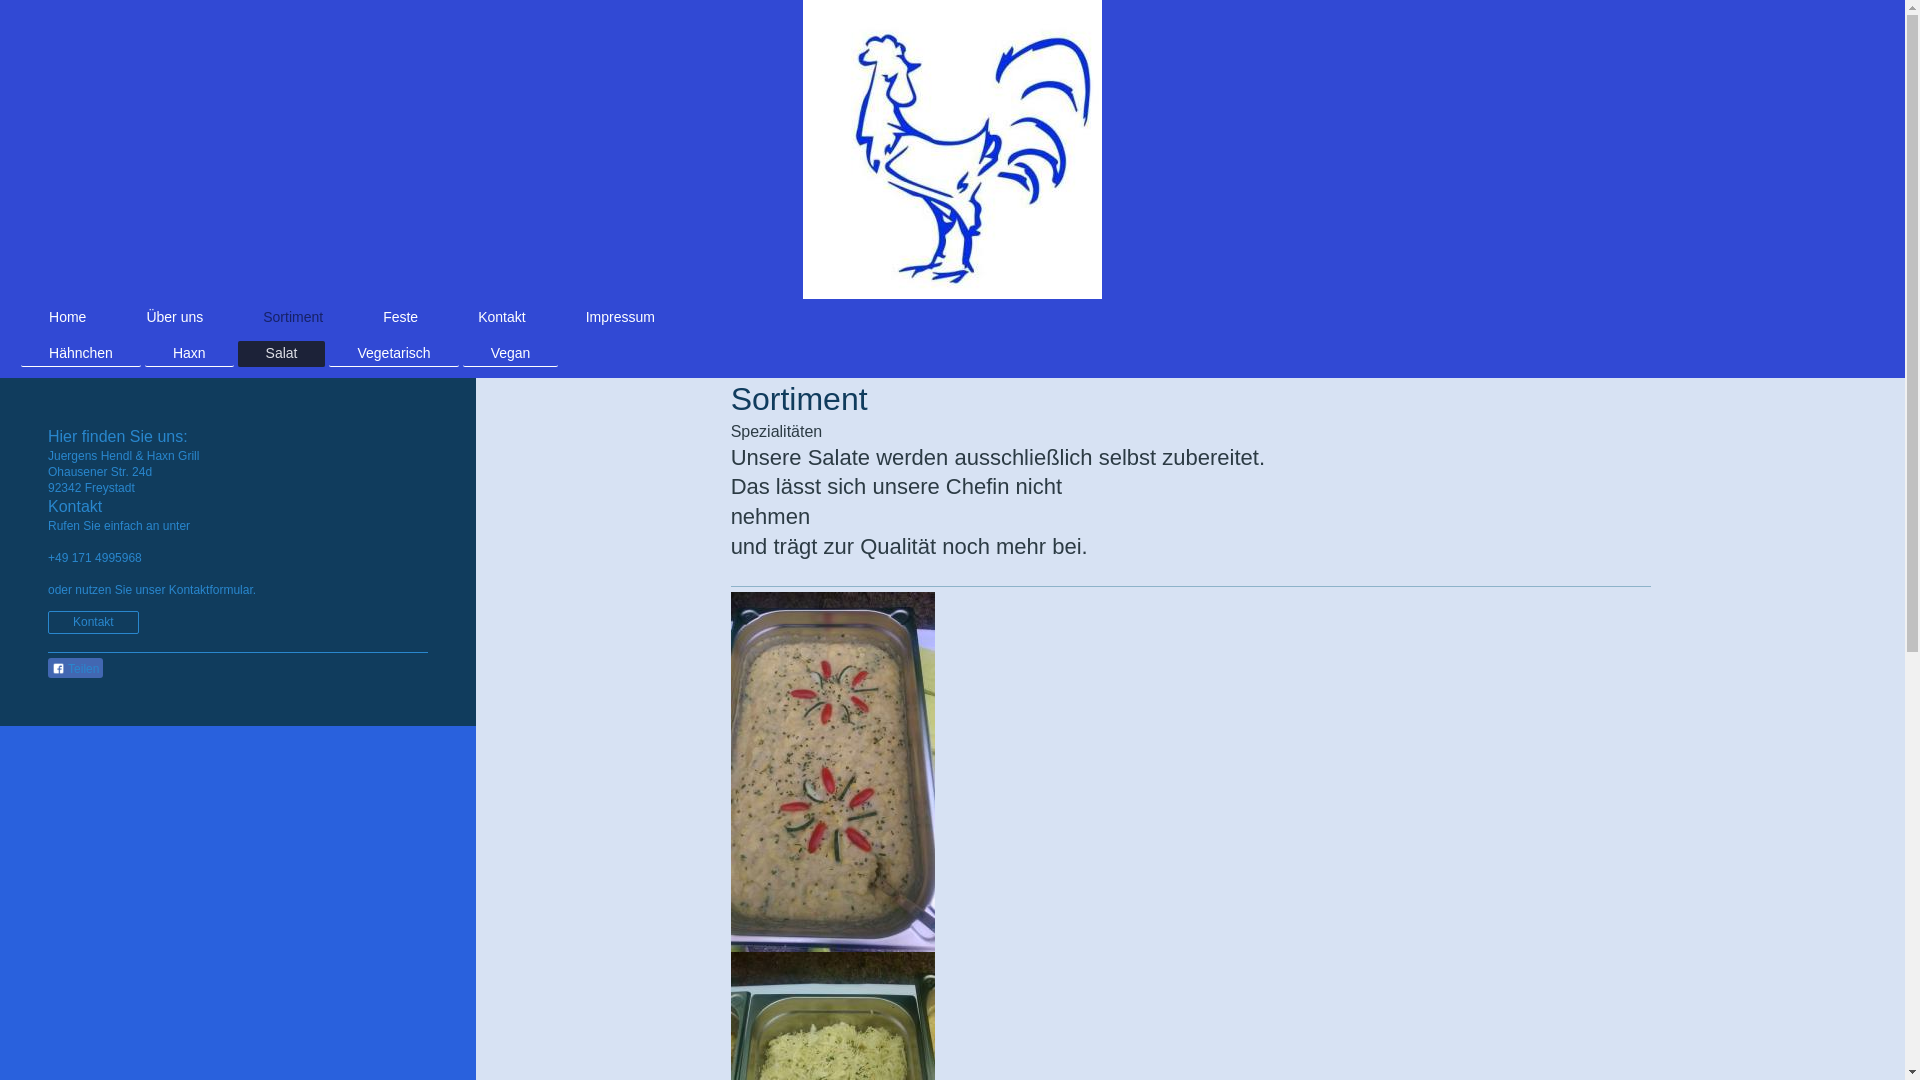 This screenshot has height=1080, width=1920. I want to click on 'Sortiment', so click(291, 315).